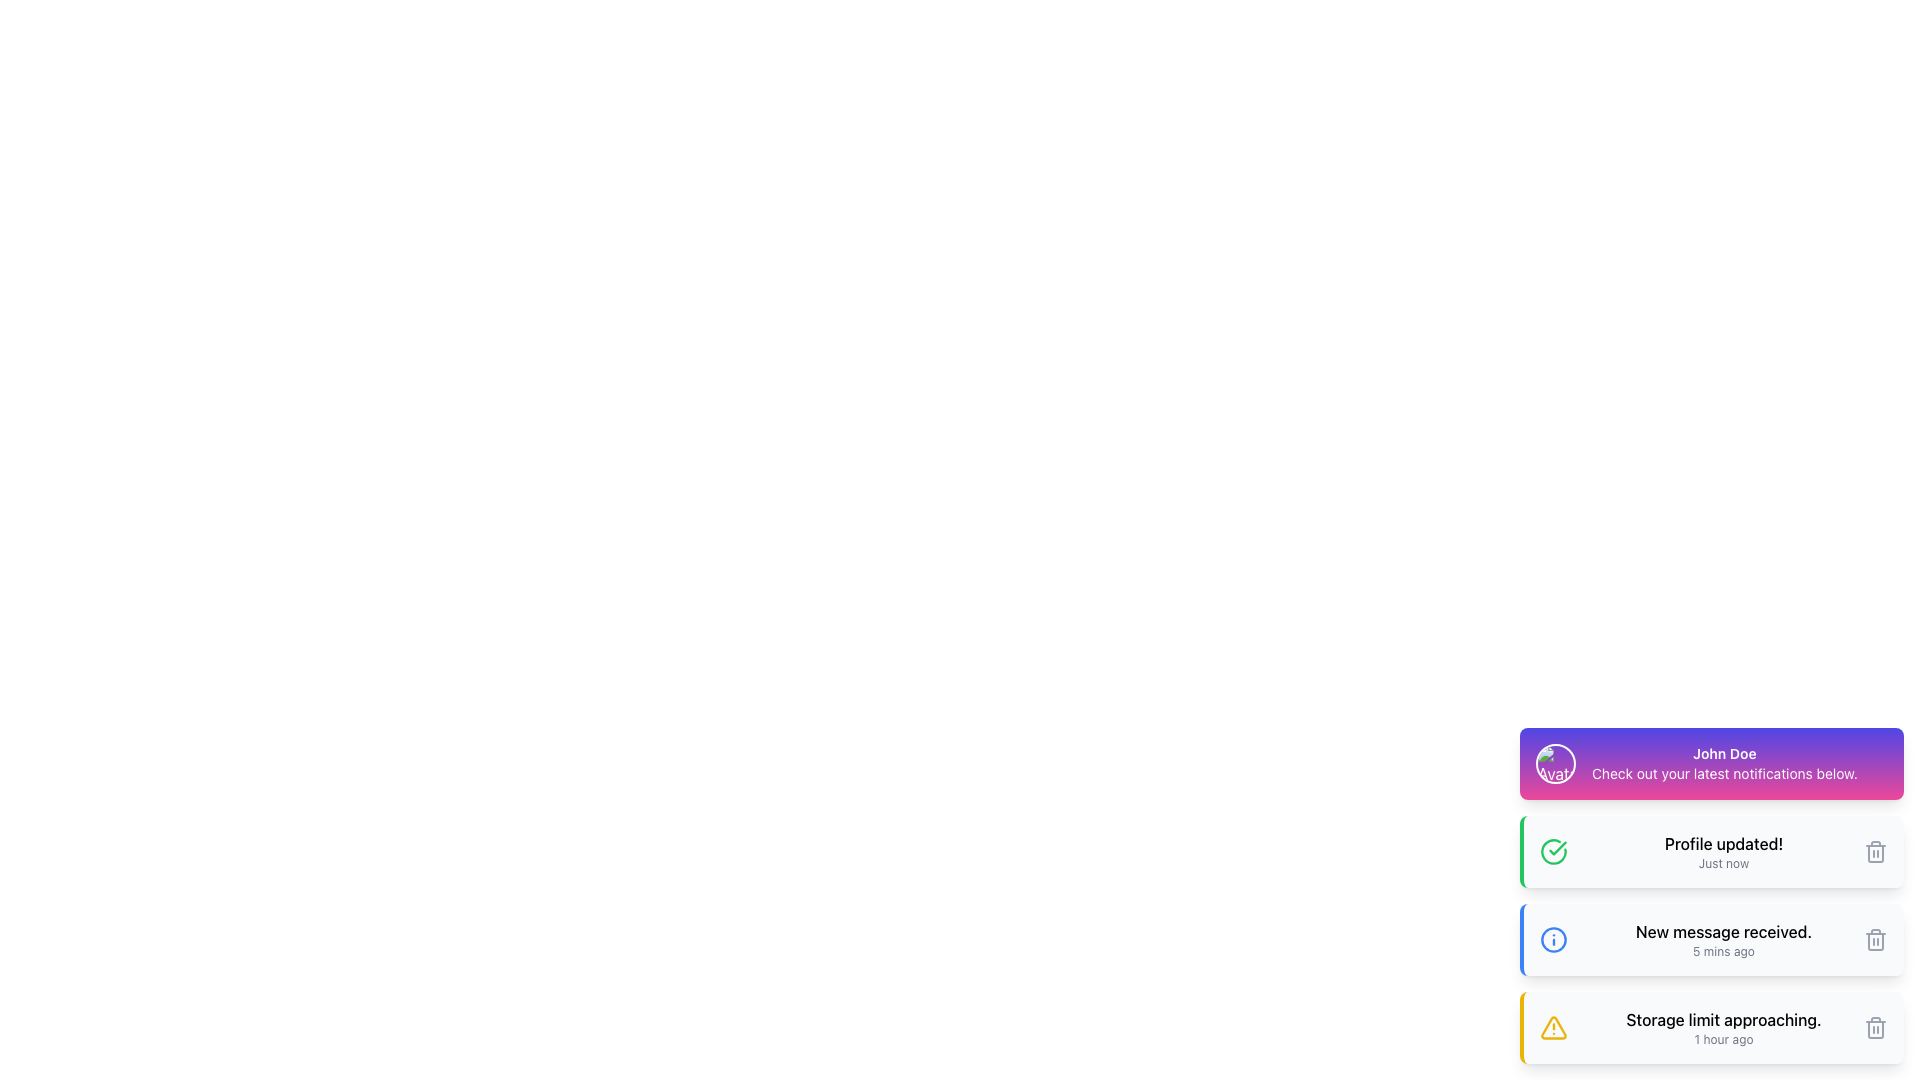 The image size is (1920, 1080). I want to click on text content 'New message received.' displayed prominently in a notification card, which is located on the second card of a vertical list of notifications, so click(1722, 932).